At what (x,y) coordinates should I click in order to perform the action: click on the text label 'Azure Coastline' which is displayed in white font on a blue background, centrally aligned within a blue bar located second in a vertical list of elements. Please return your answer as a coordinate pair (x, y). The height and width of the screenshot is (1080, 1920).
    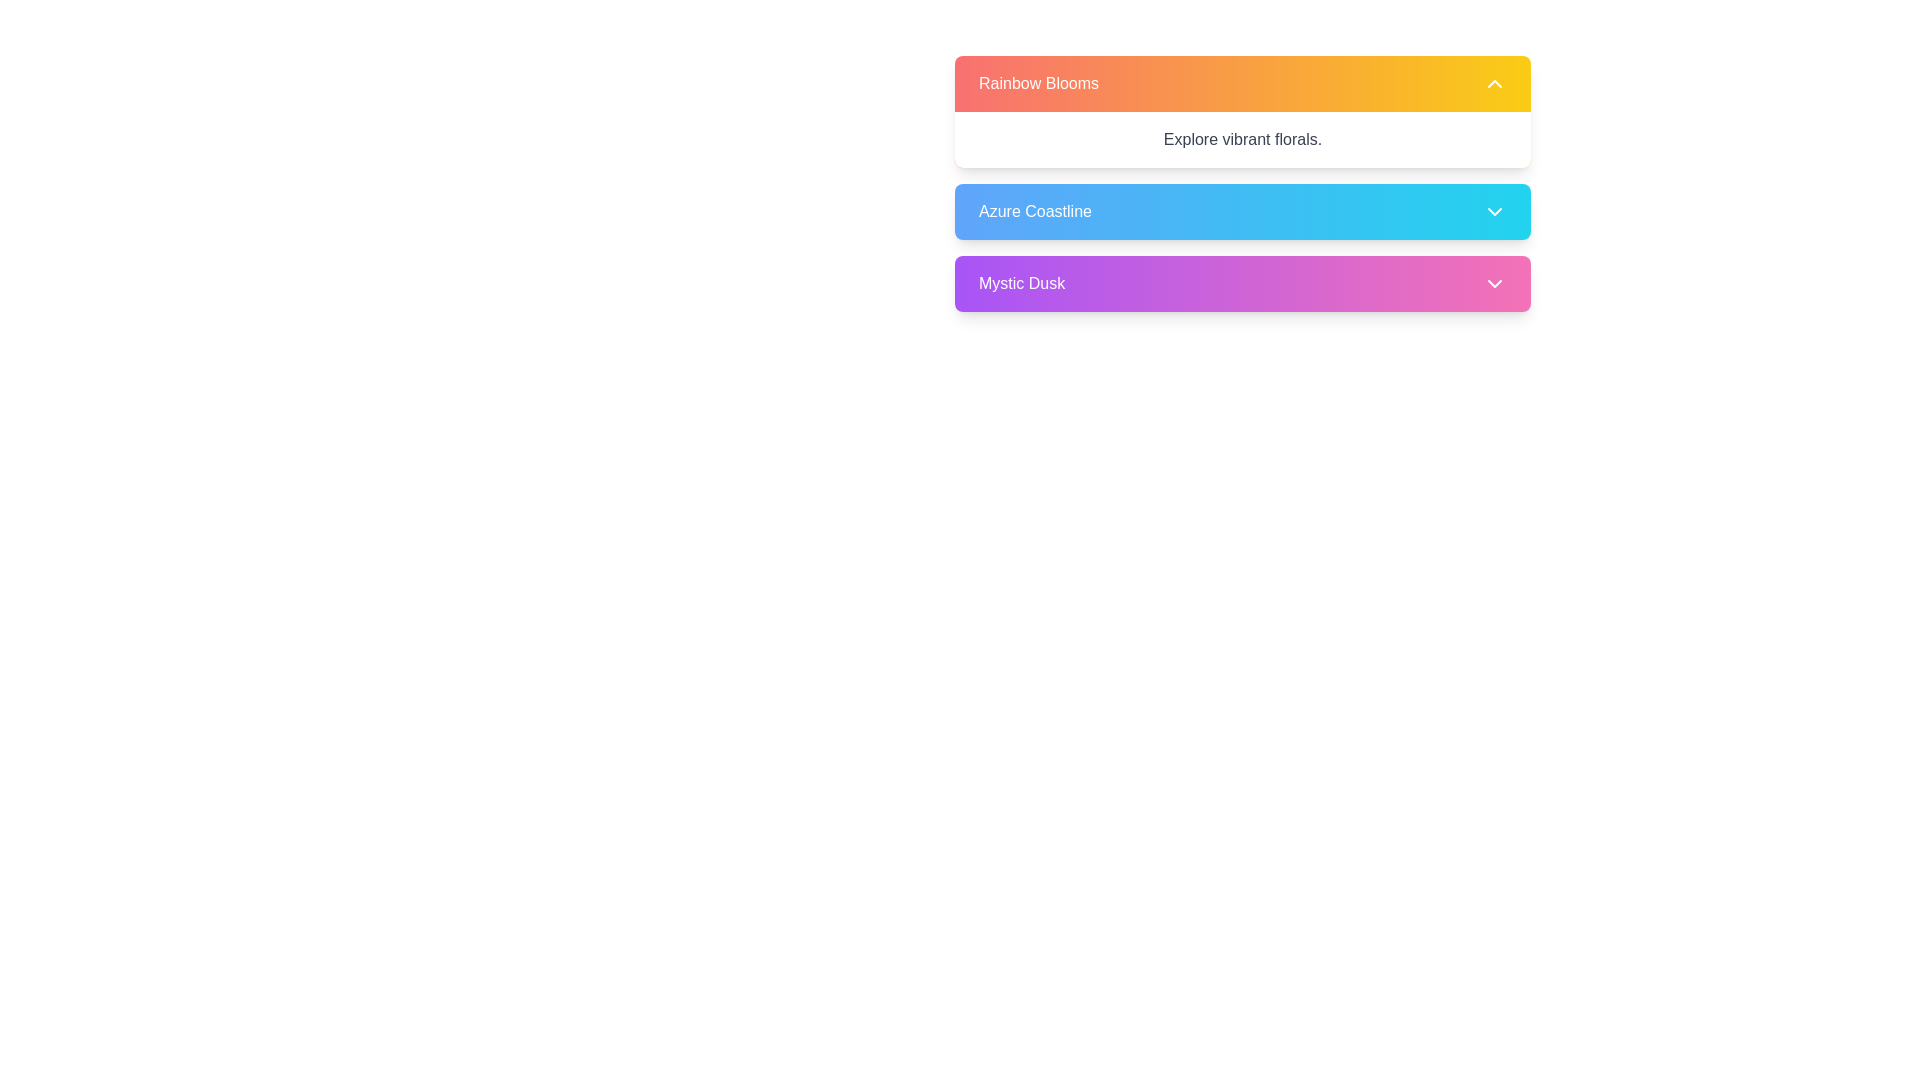
    Looking at the image, I should click on (1035, 212).